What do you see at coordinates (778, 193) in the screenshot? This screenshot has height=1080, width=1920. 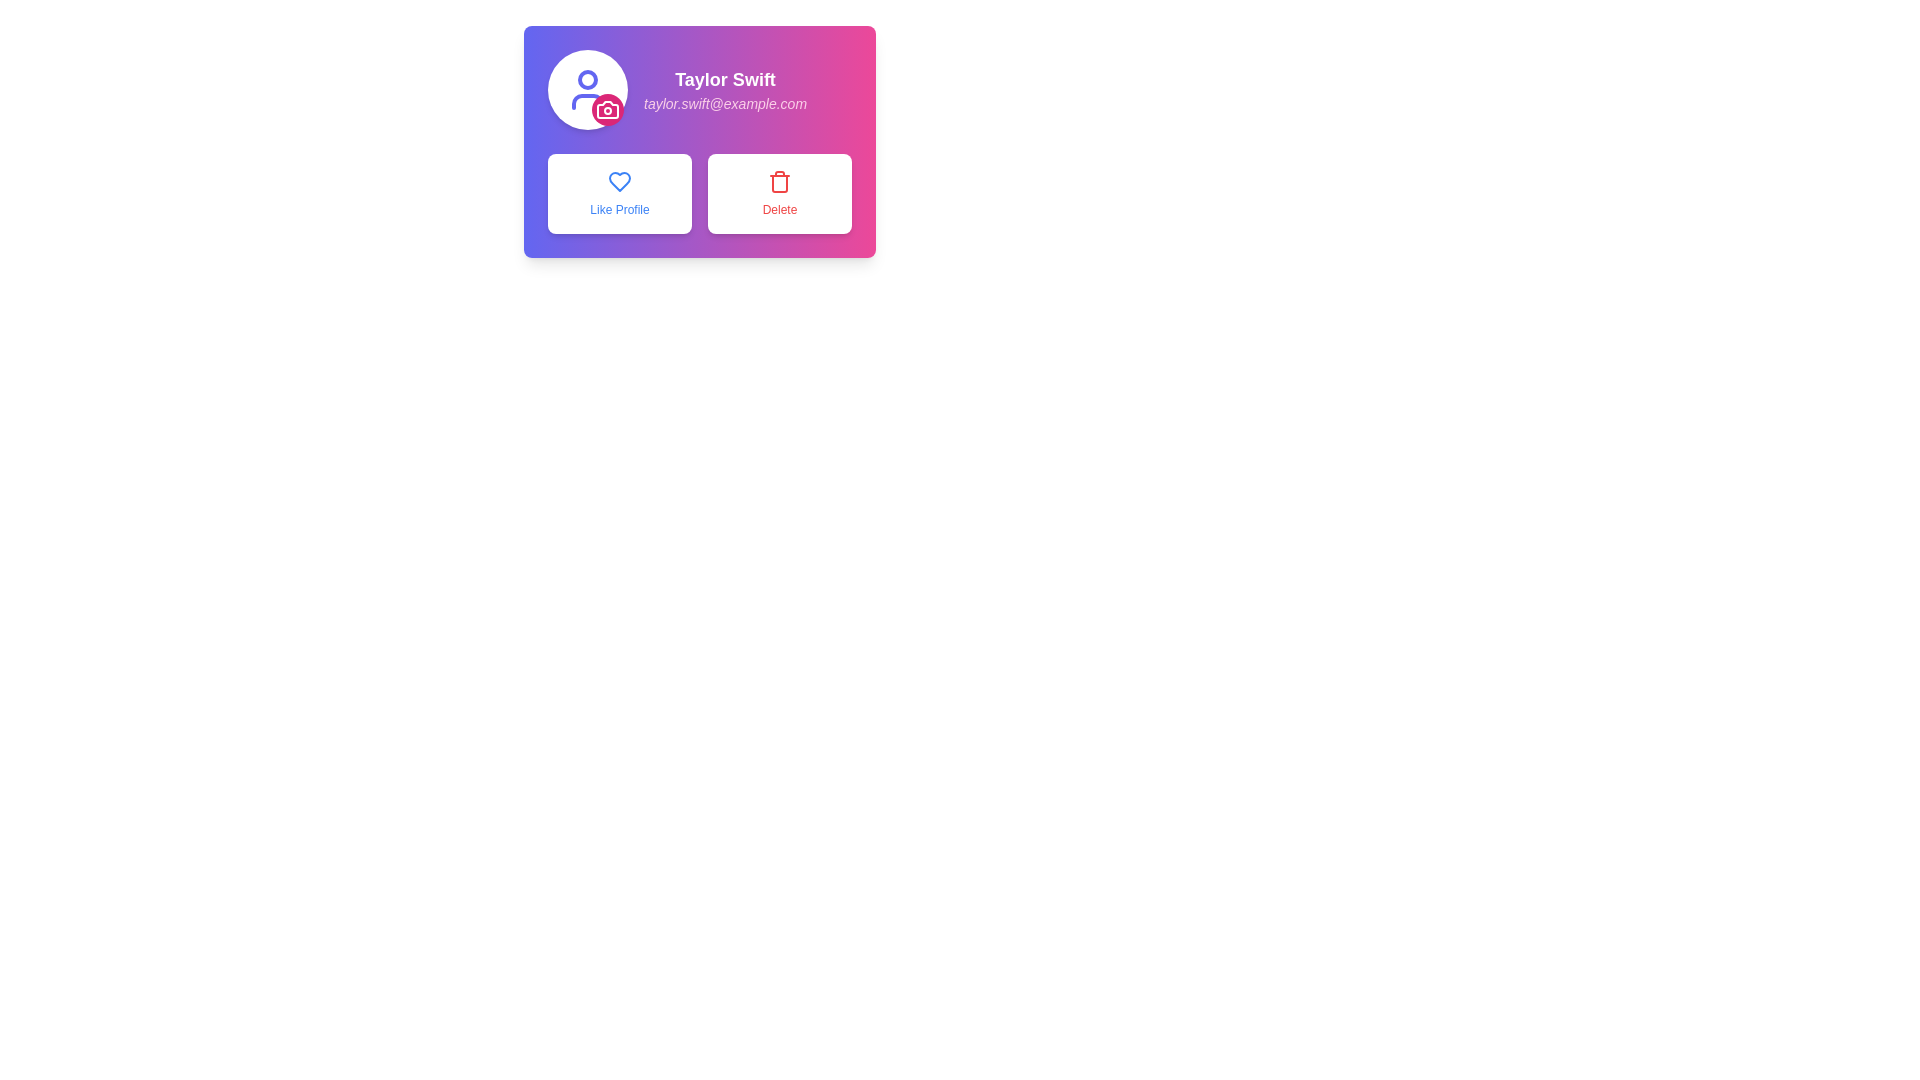 I see `the 'Delete' button located on the right side of the two-column layout` at bounding box center [778, 193].